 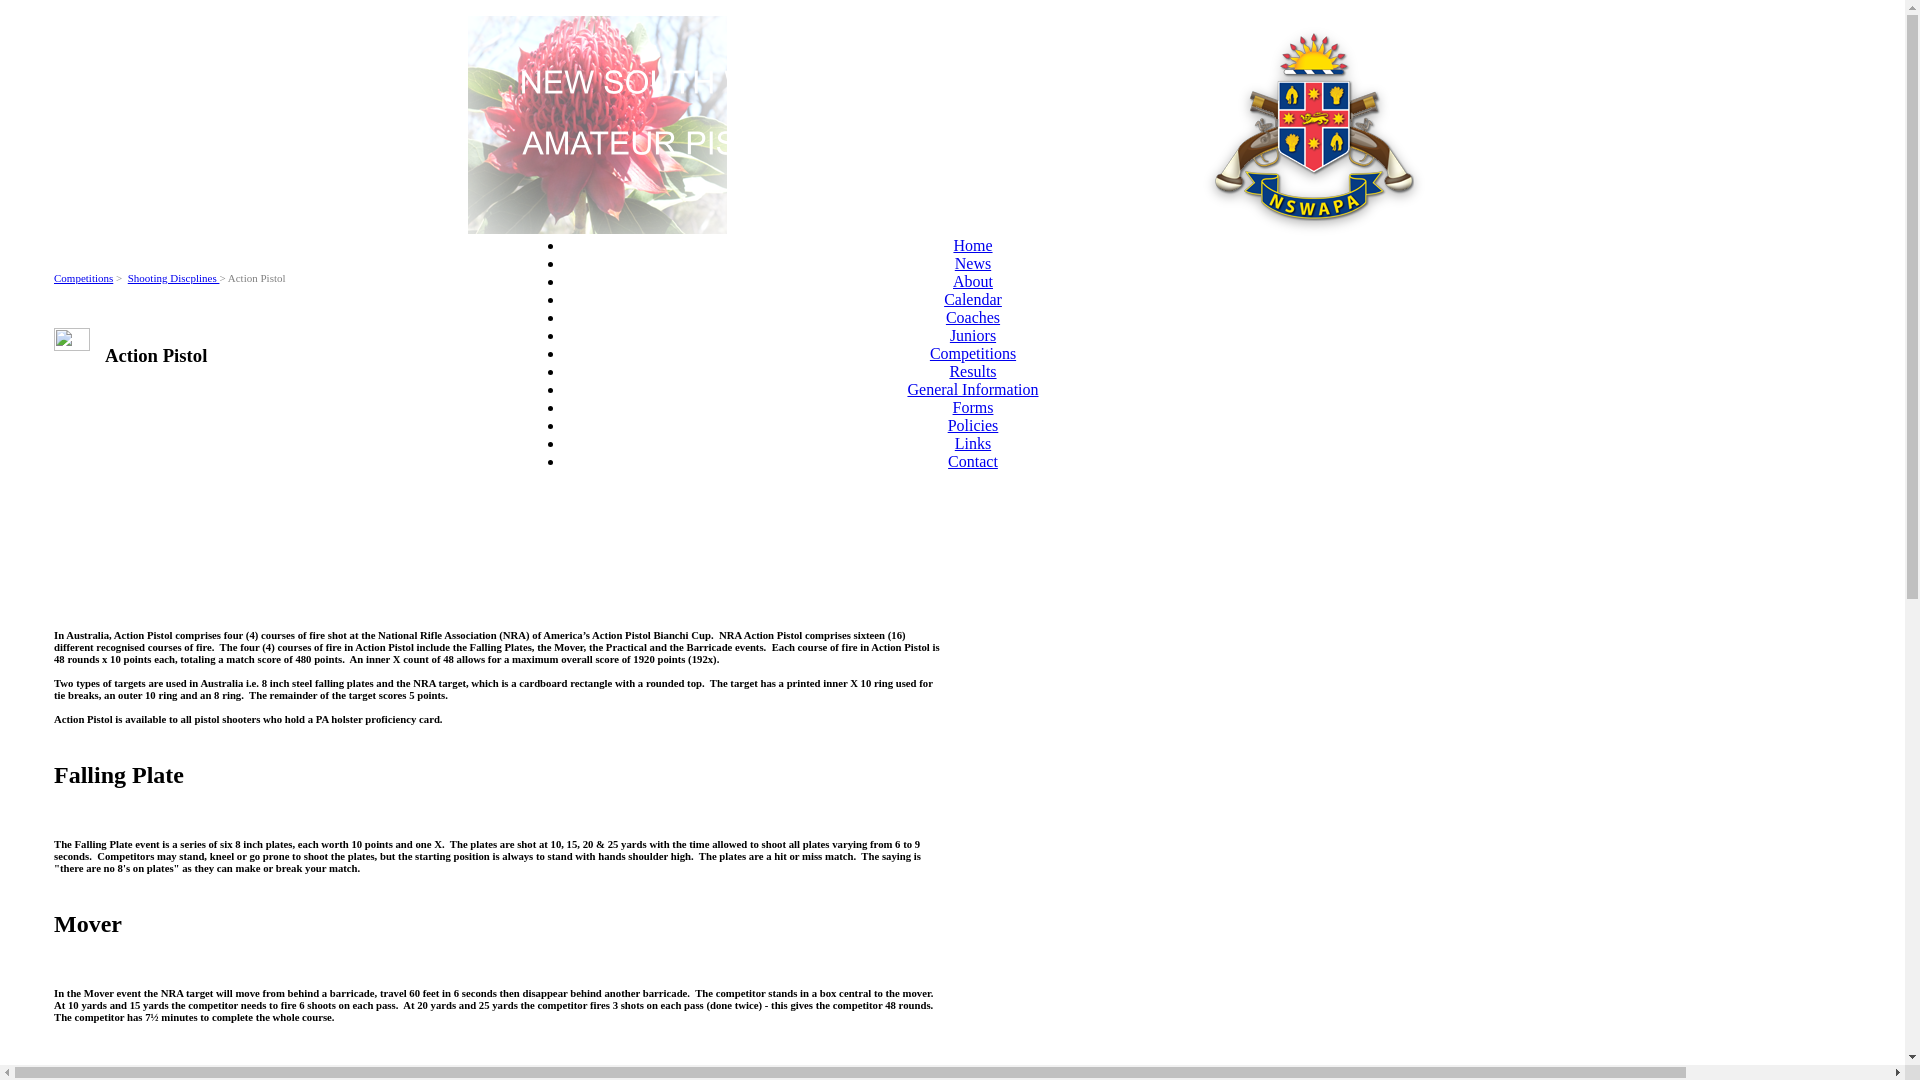 What do you see at coordinates (973, 352) in the screenshot?
I see `'Competitions'` at bounding box center [973, 352].